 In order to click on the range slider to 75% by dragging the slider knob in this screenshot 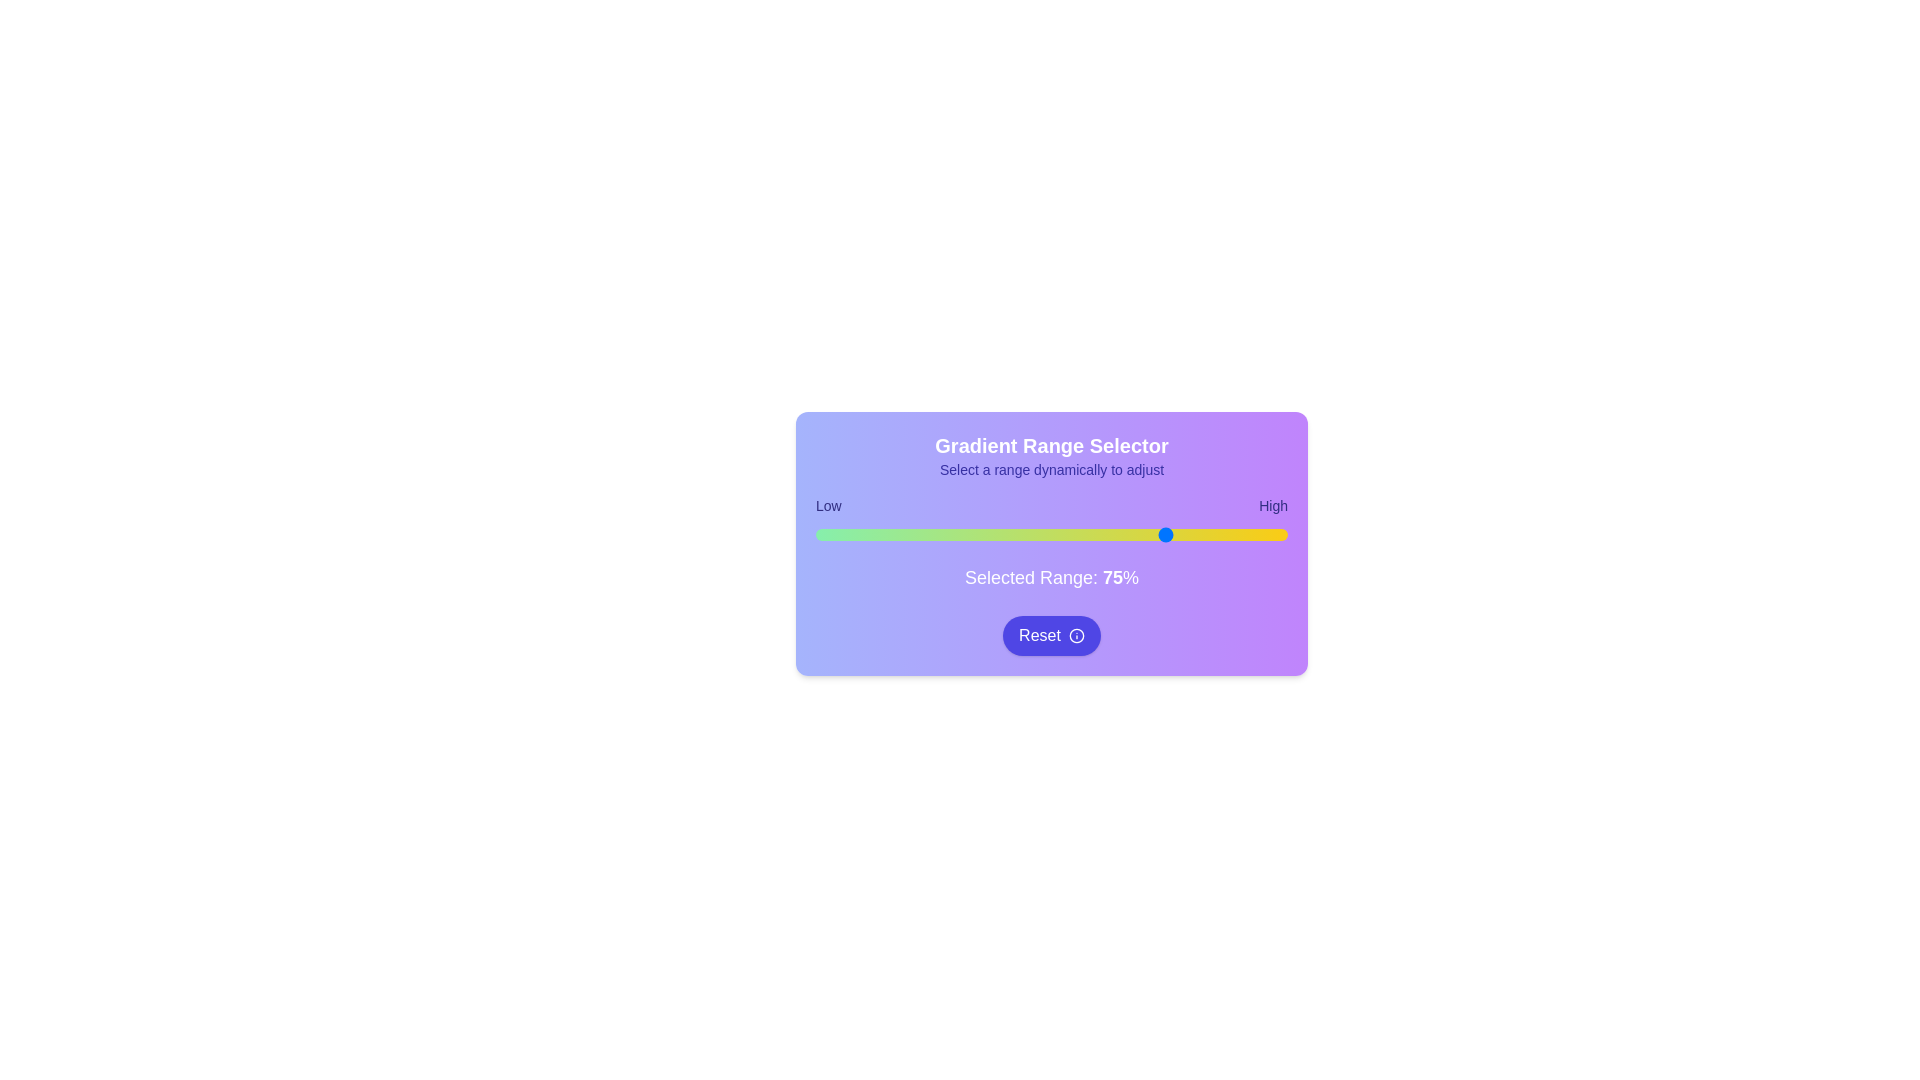, I will do `click(1170, 534)`.